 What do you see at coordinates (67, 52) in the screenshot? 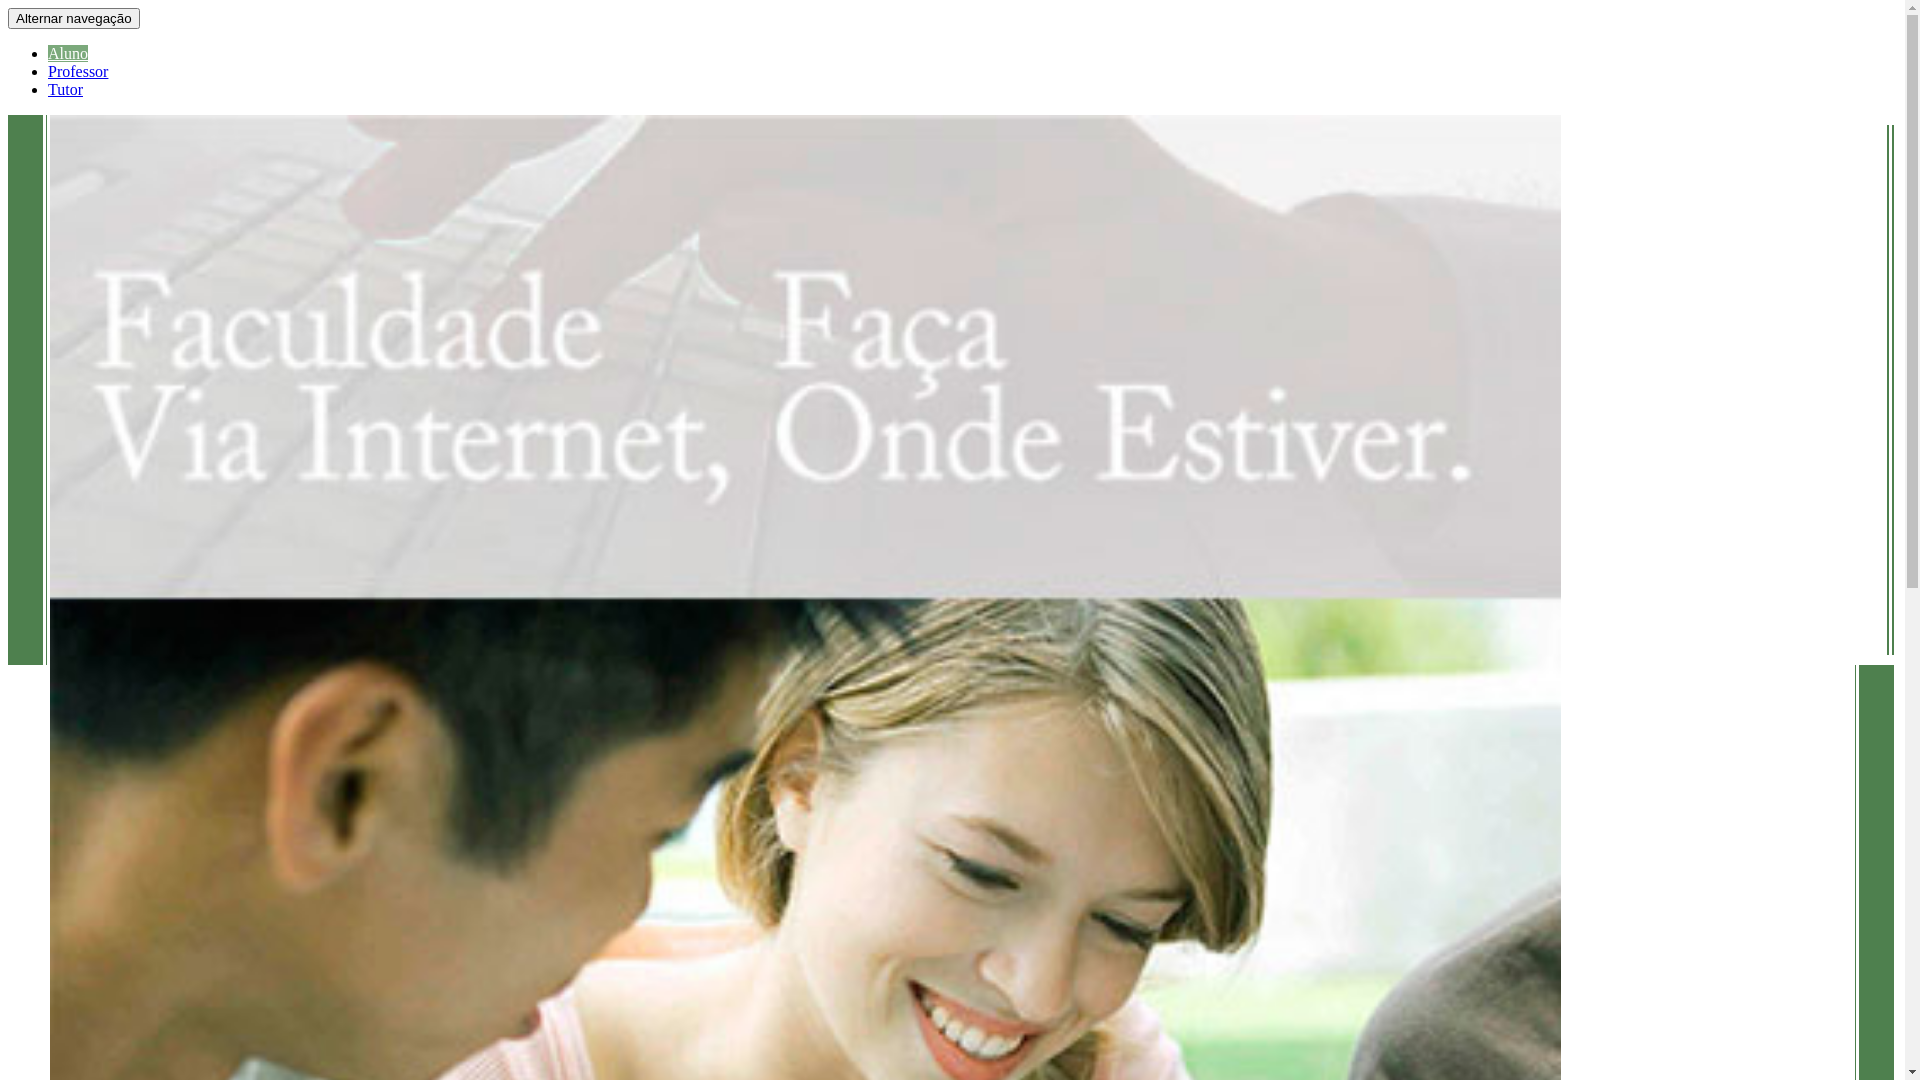
I see `'Aluno'` at bounding box center [67, 52].